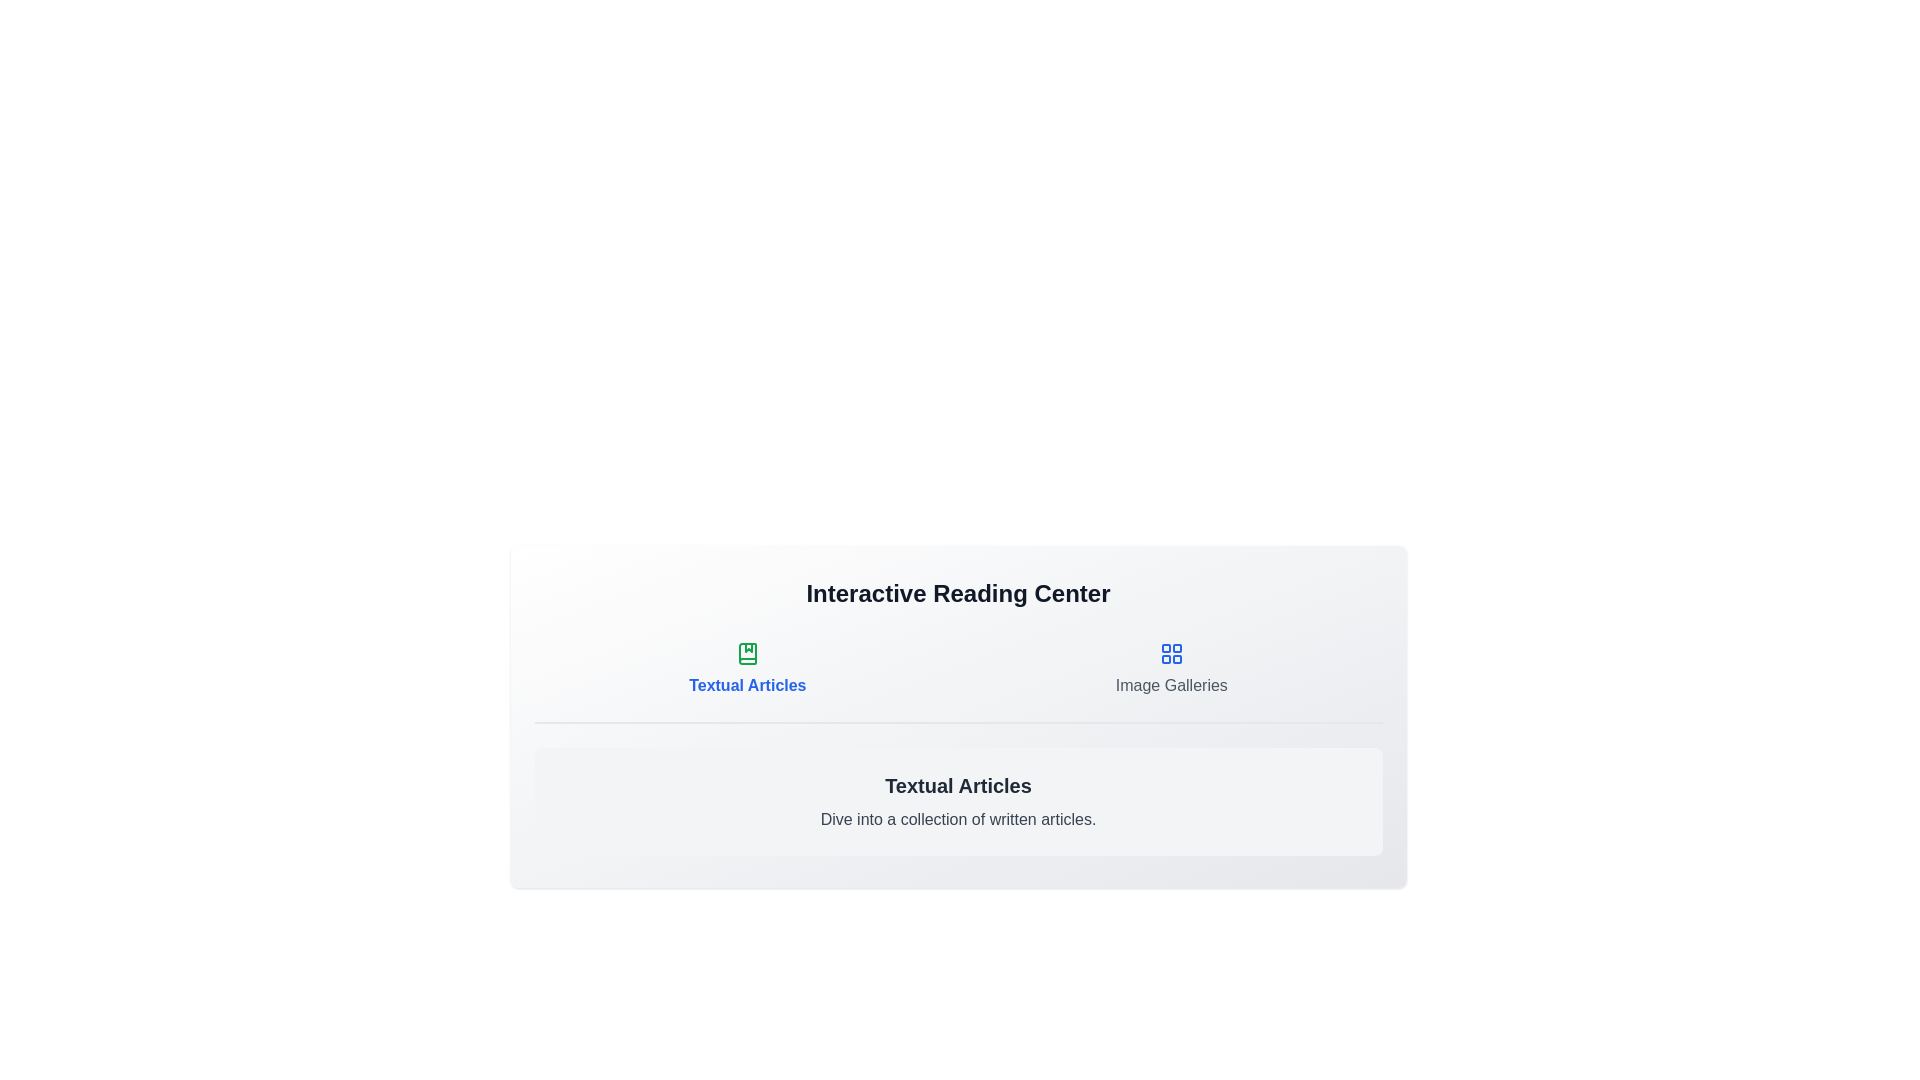 Image resolution: width=1920 pixels, height=1080 pixels. Describe the element at coordinates (746, 670) in the screenshot. I see `the tab Textual Articles to view its content` at that location.